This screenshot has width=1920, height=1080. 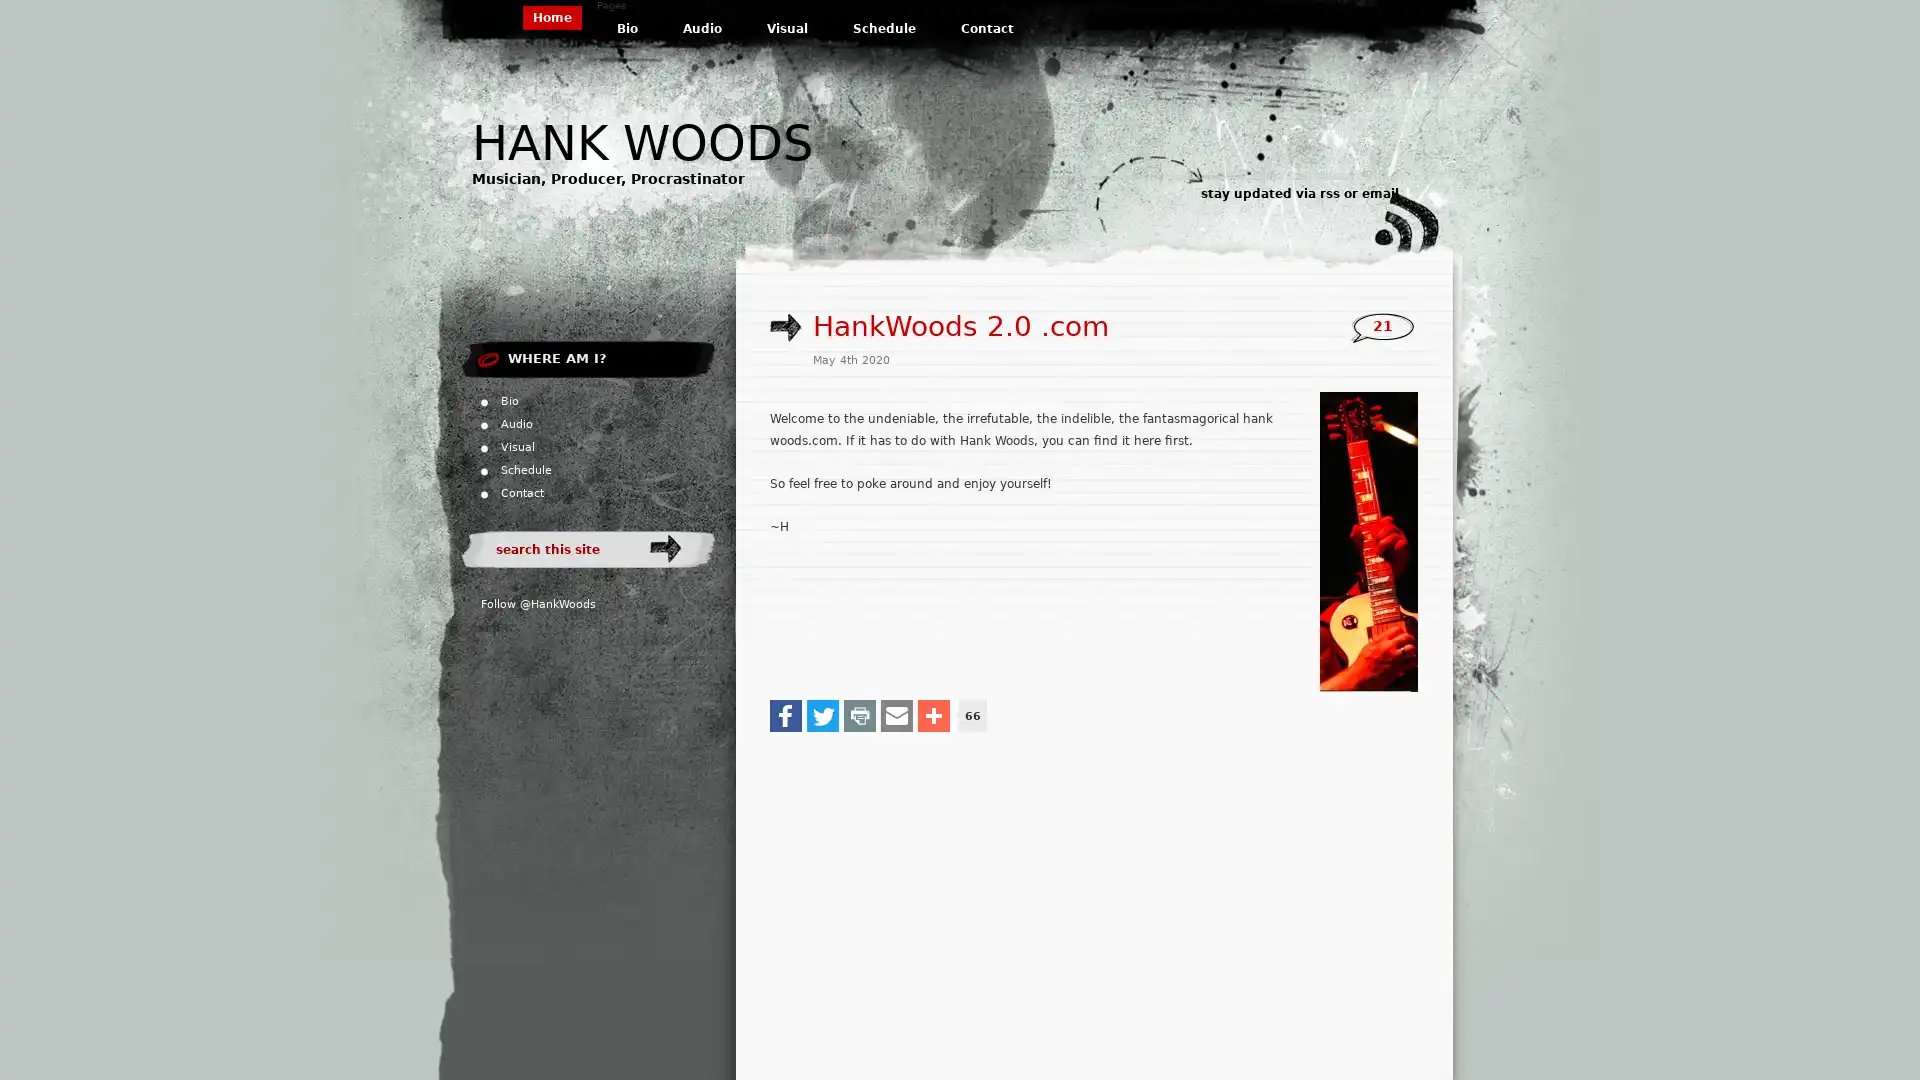 What do you see at coordinates (896, 713) in the screenshot?
I see `Share to Email` at bounding box center [896, 713].